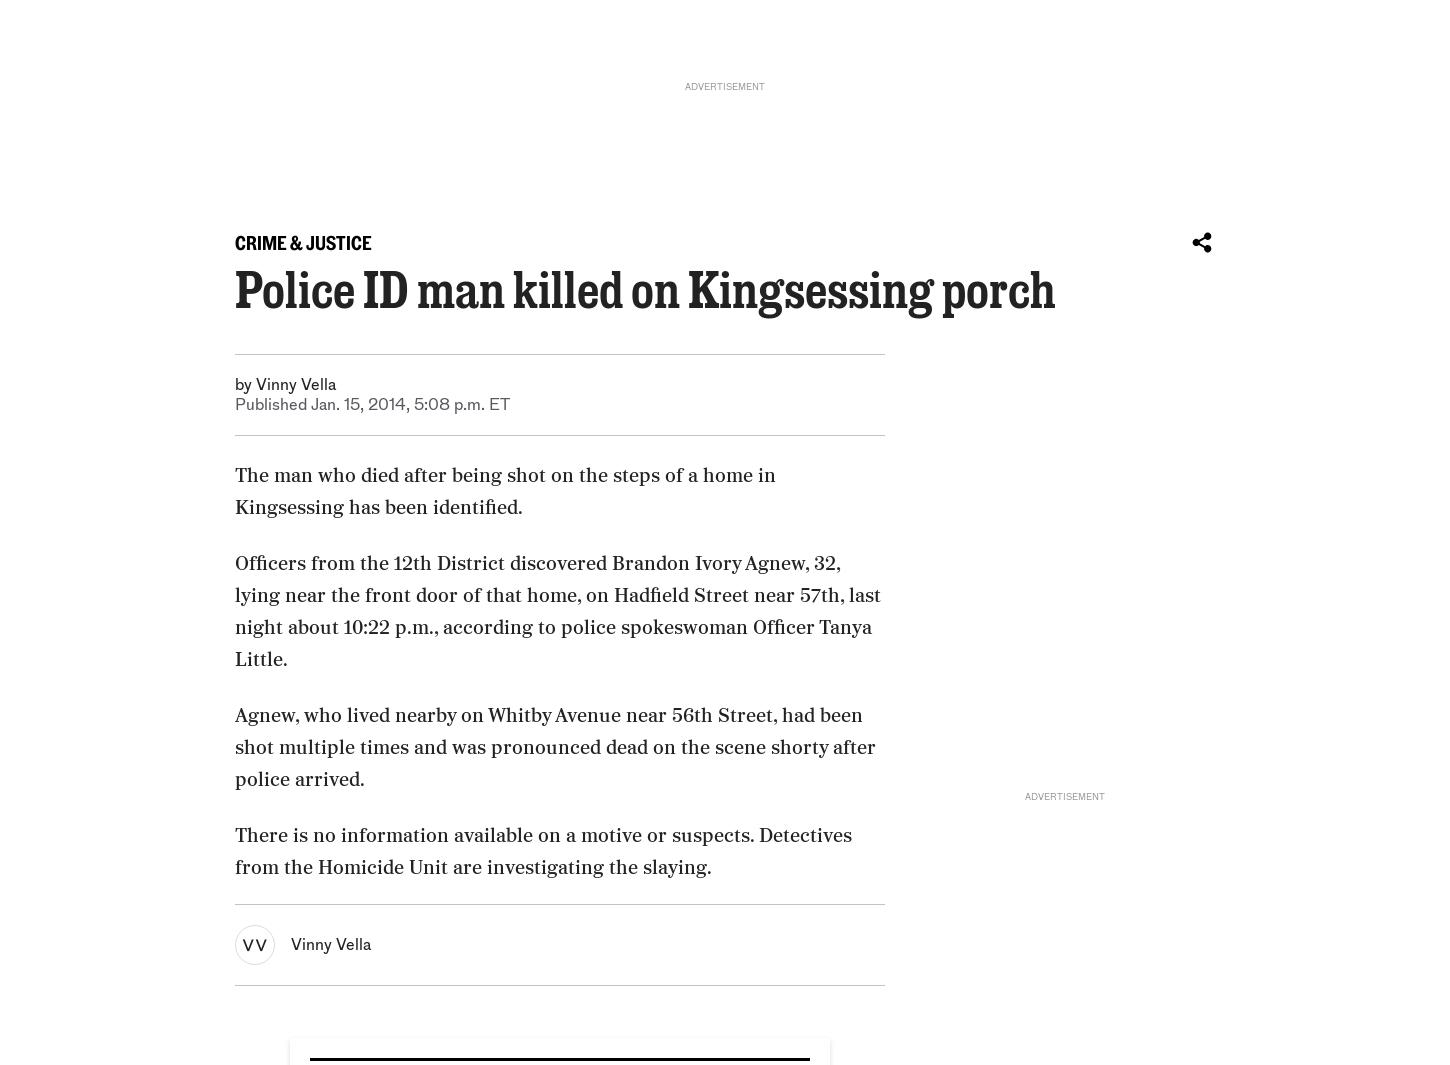 The width and height of the screenshot is (1450, 1065). I want to click on 'Updated', so click(343, 776).